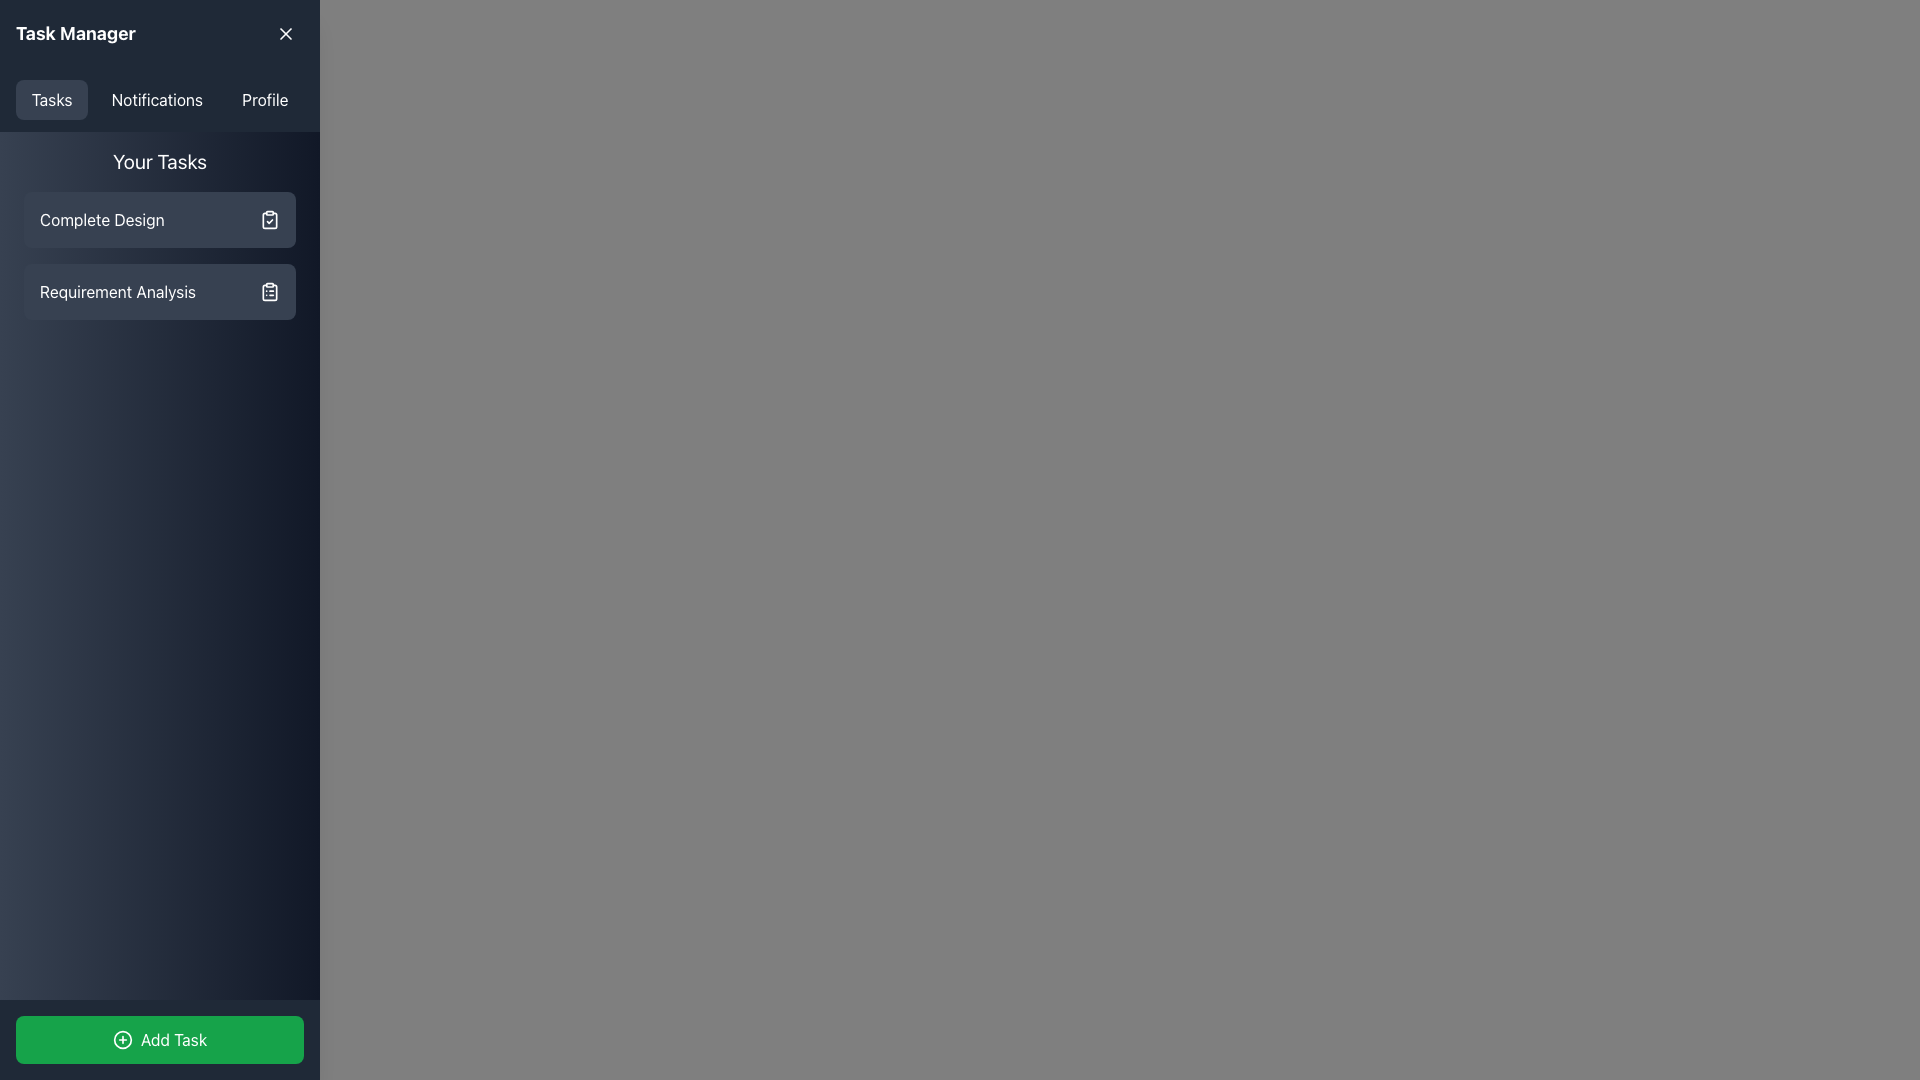  Describe the element at coordinates (121, 1039) in the screenshot. I see `the circle SVG element, part of the 'Add Task' button located at the bottom-left corner of the interface, which features a thin border and is styled to convey the action of adding something` at that location.